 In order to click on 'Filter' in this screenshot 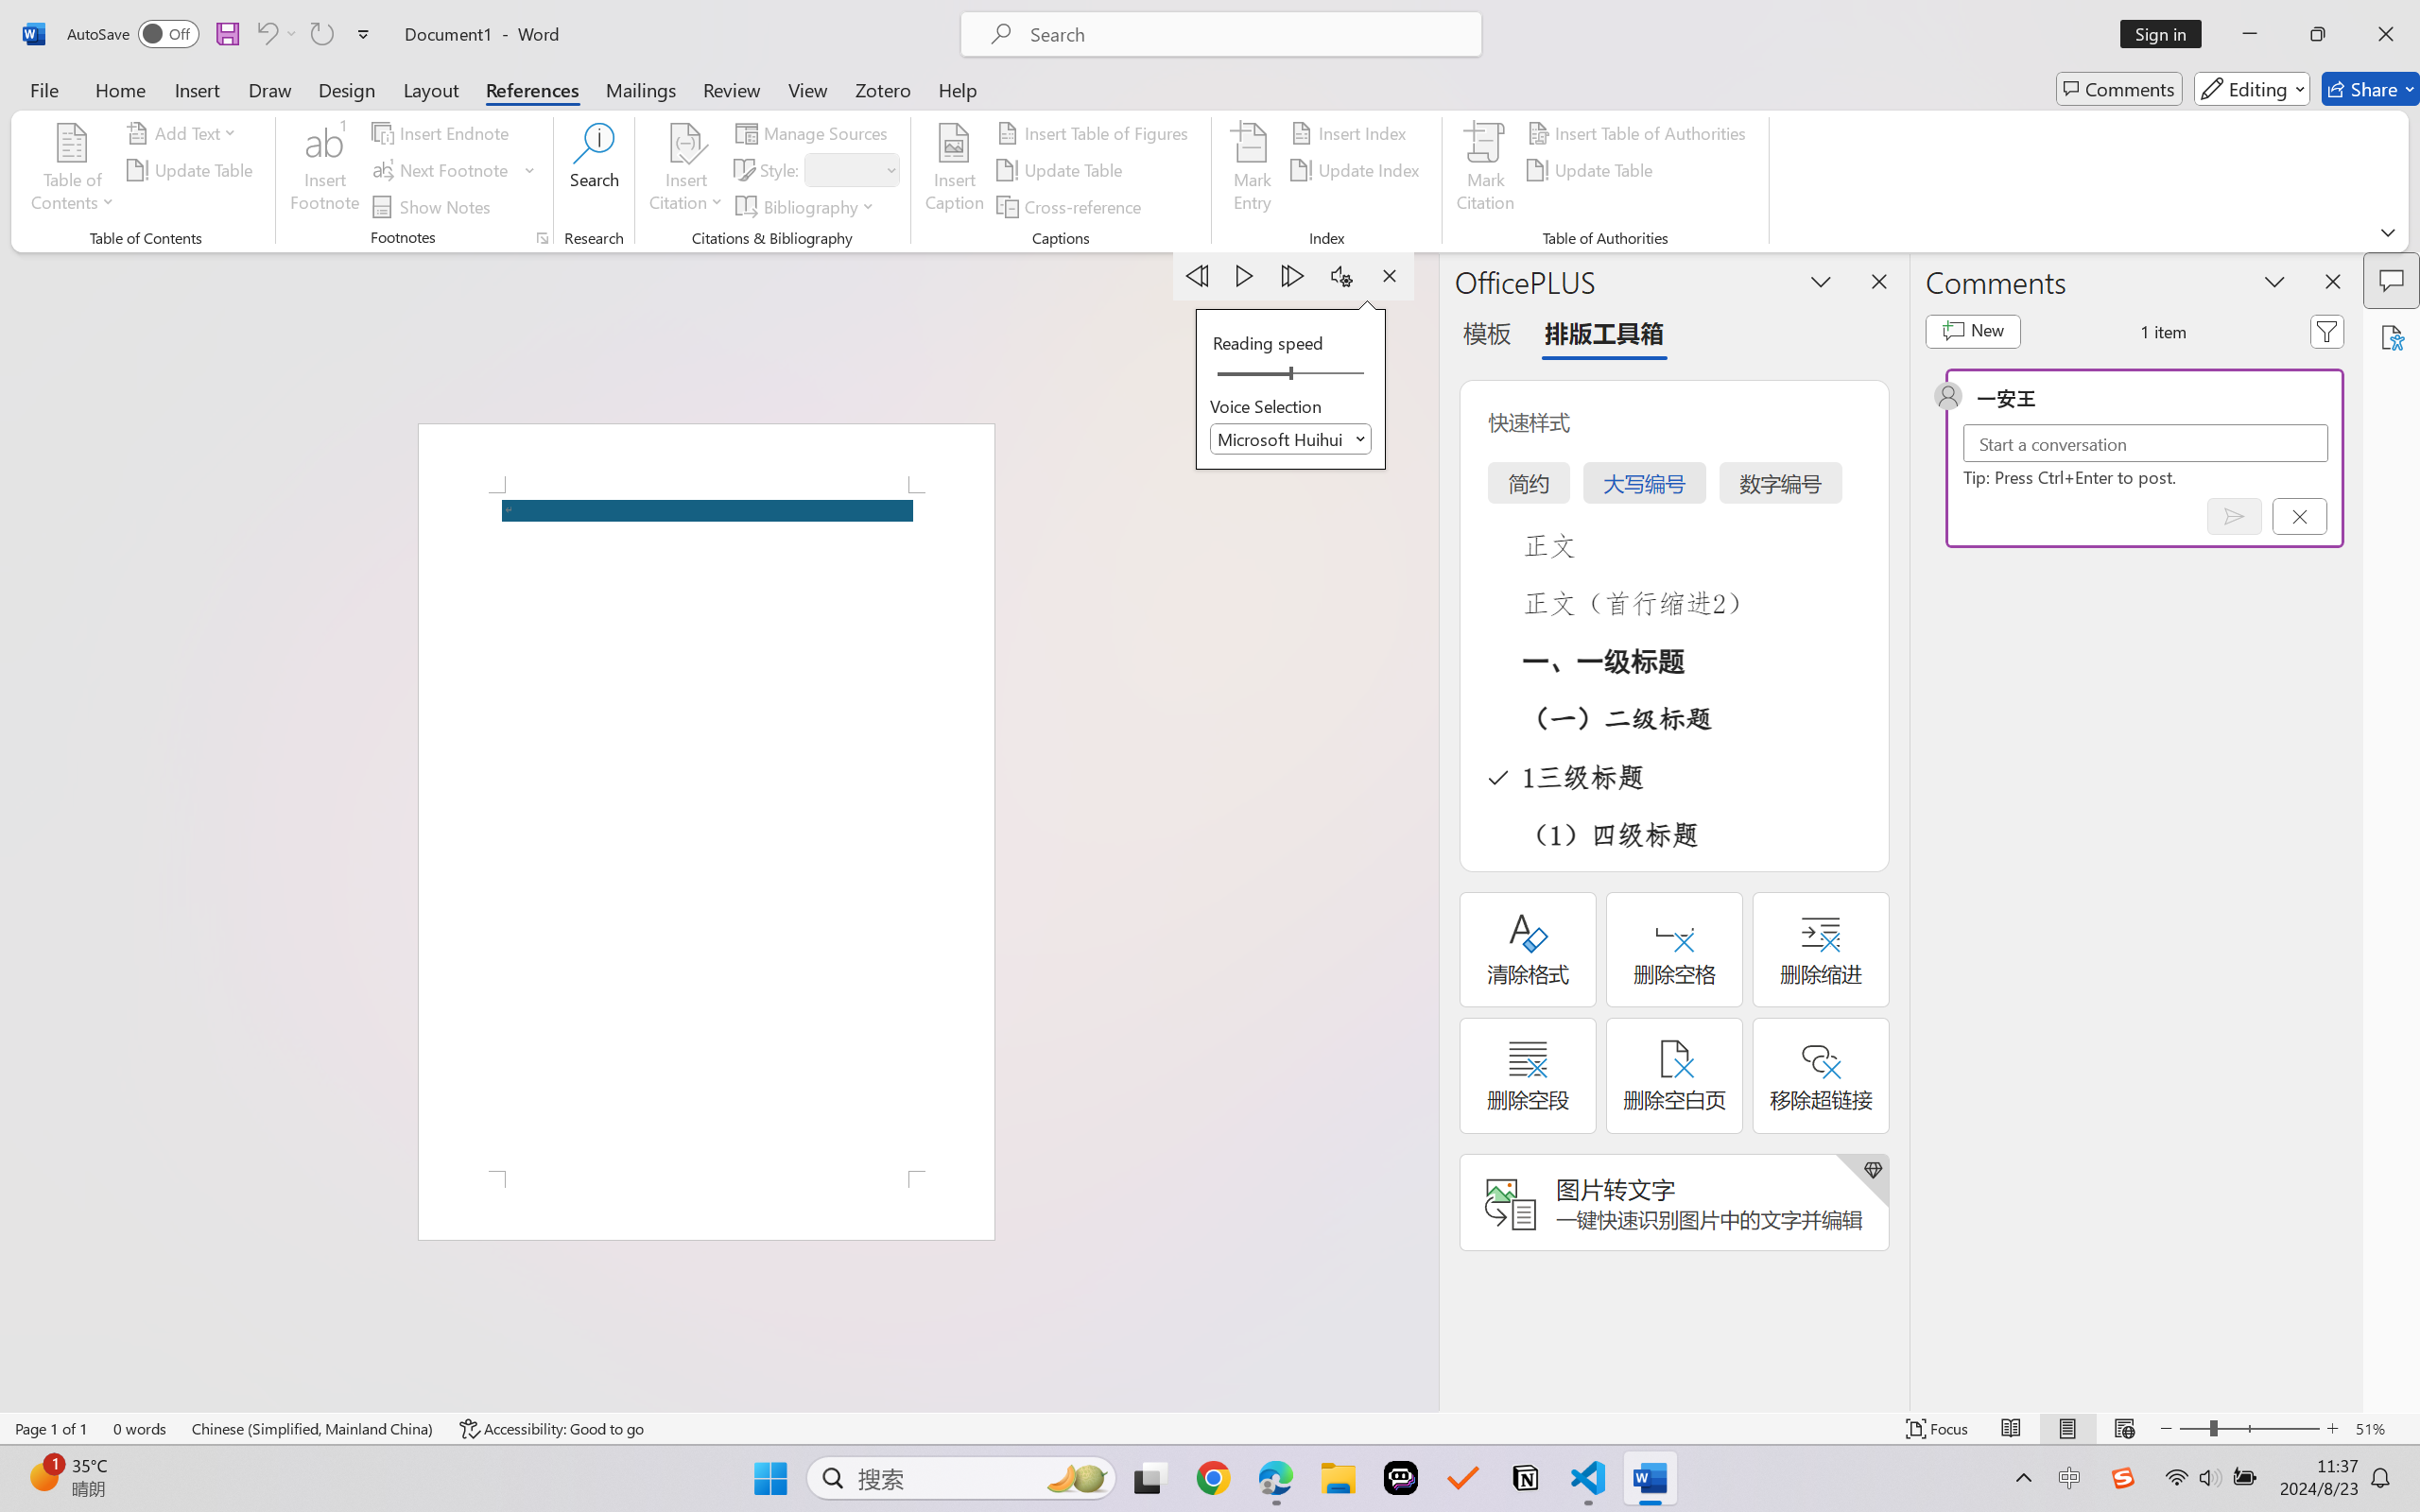, I will do `click(2327, 331)`.